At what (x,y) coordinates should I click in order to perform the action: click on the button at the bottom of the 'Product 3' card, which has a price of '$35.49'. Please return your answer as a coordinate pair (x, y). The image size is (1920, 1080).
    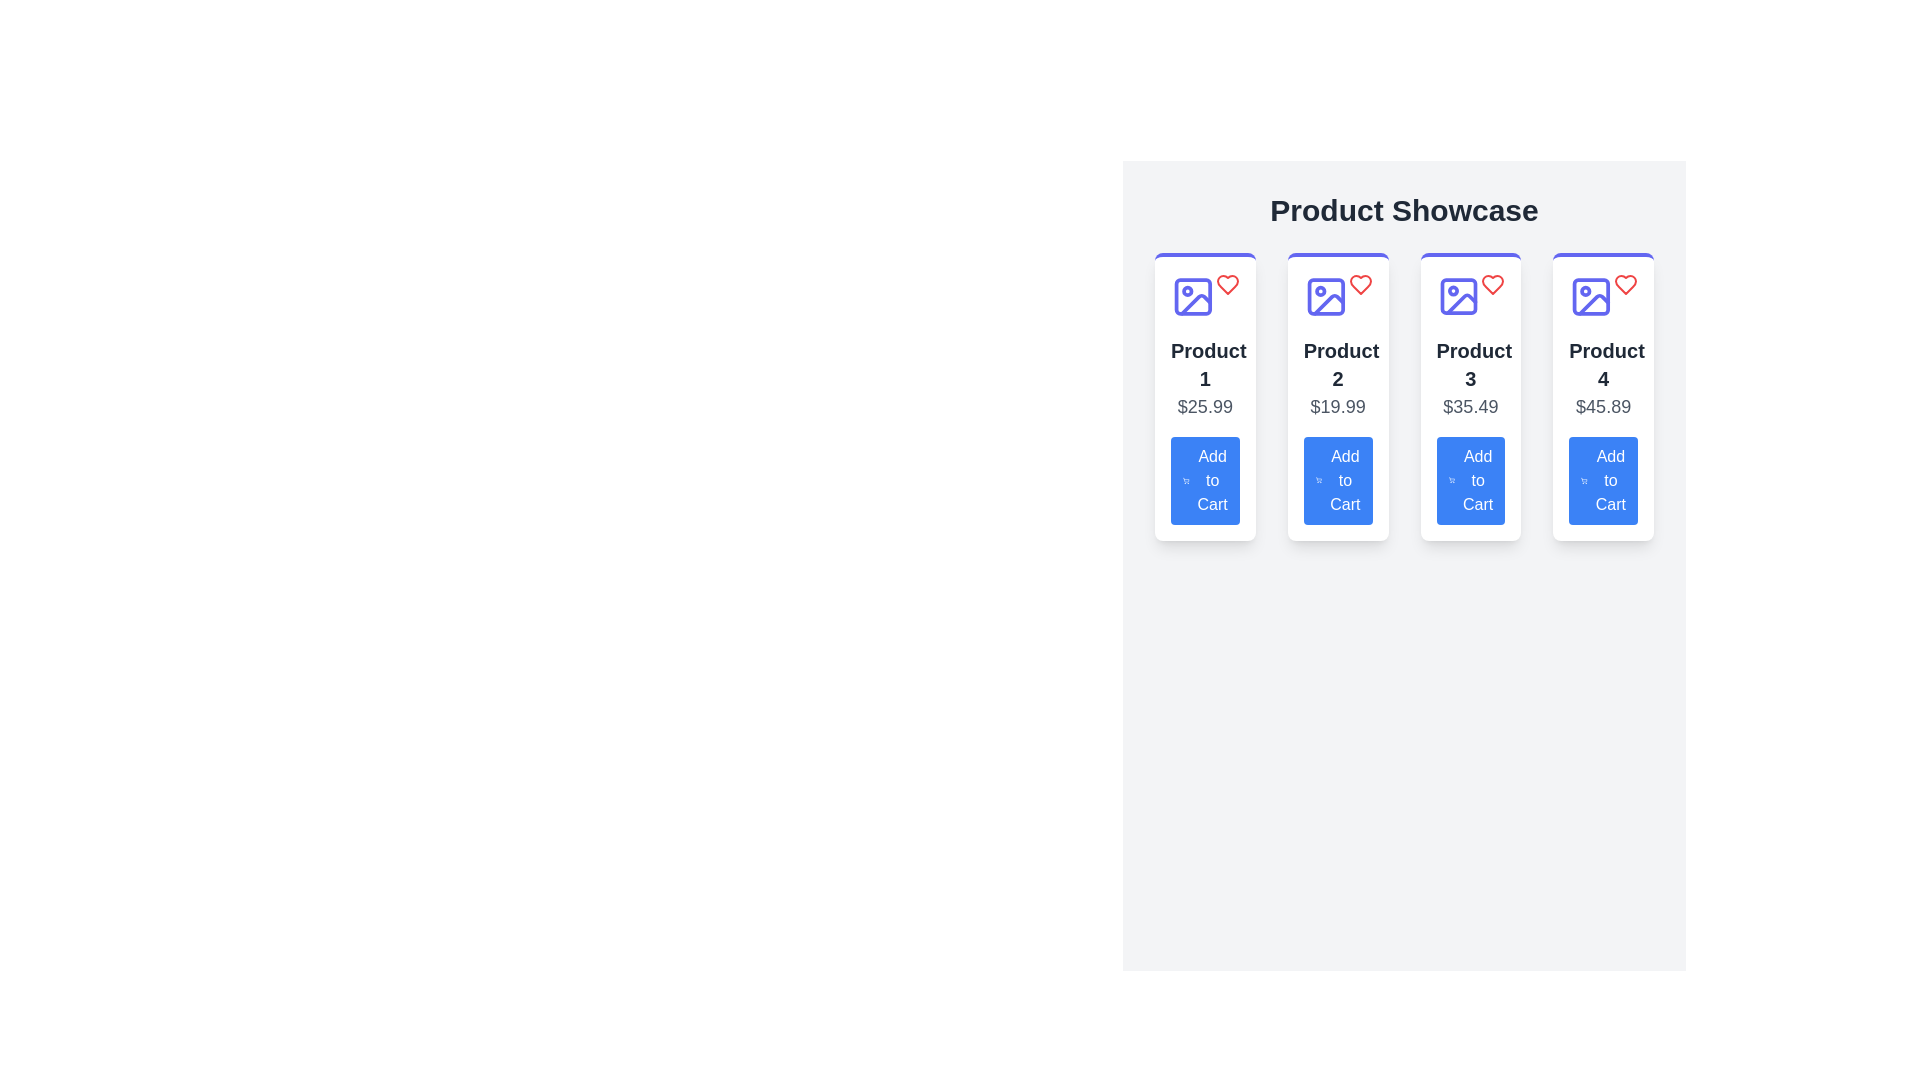
    Looking at the image, I should click on (1470, 481).